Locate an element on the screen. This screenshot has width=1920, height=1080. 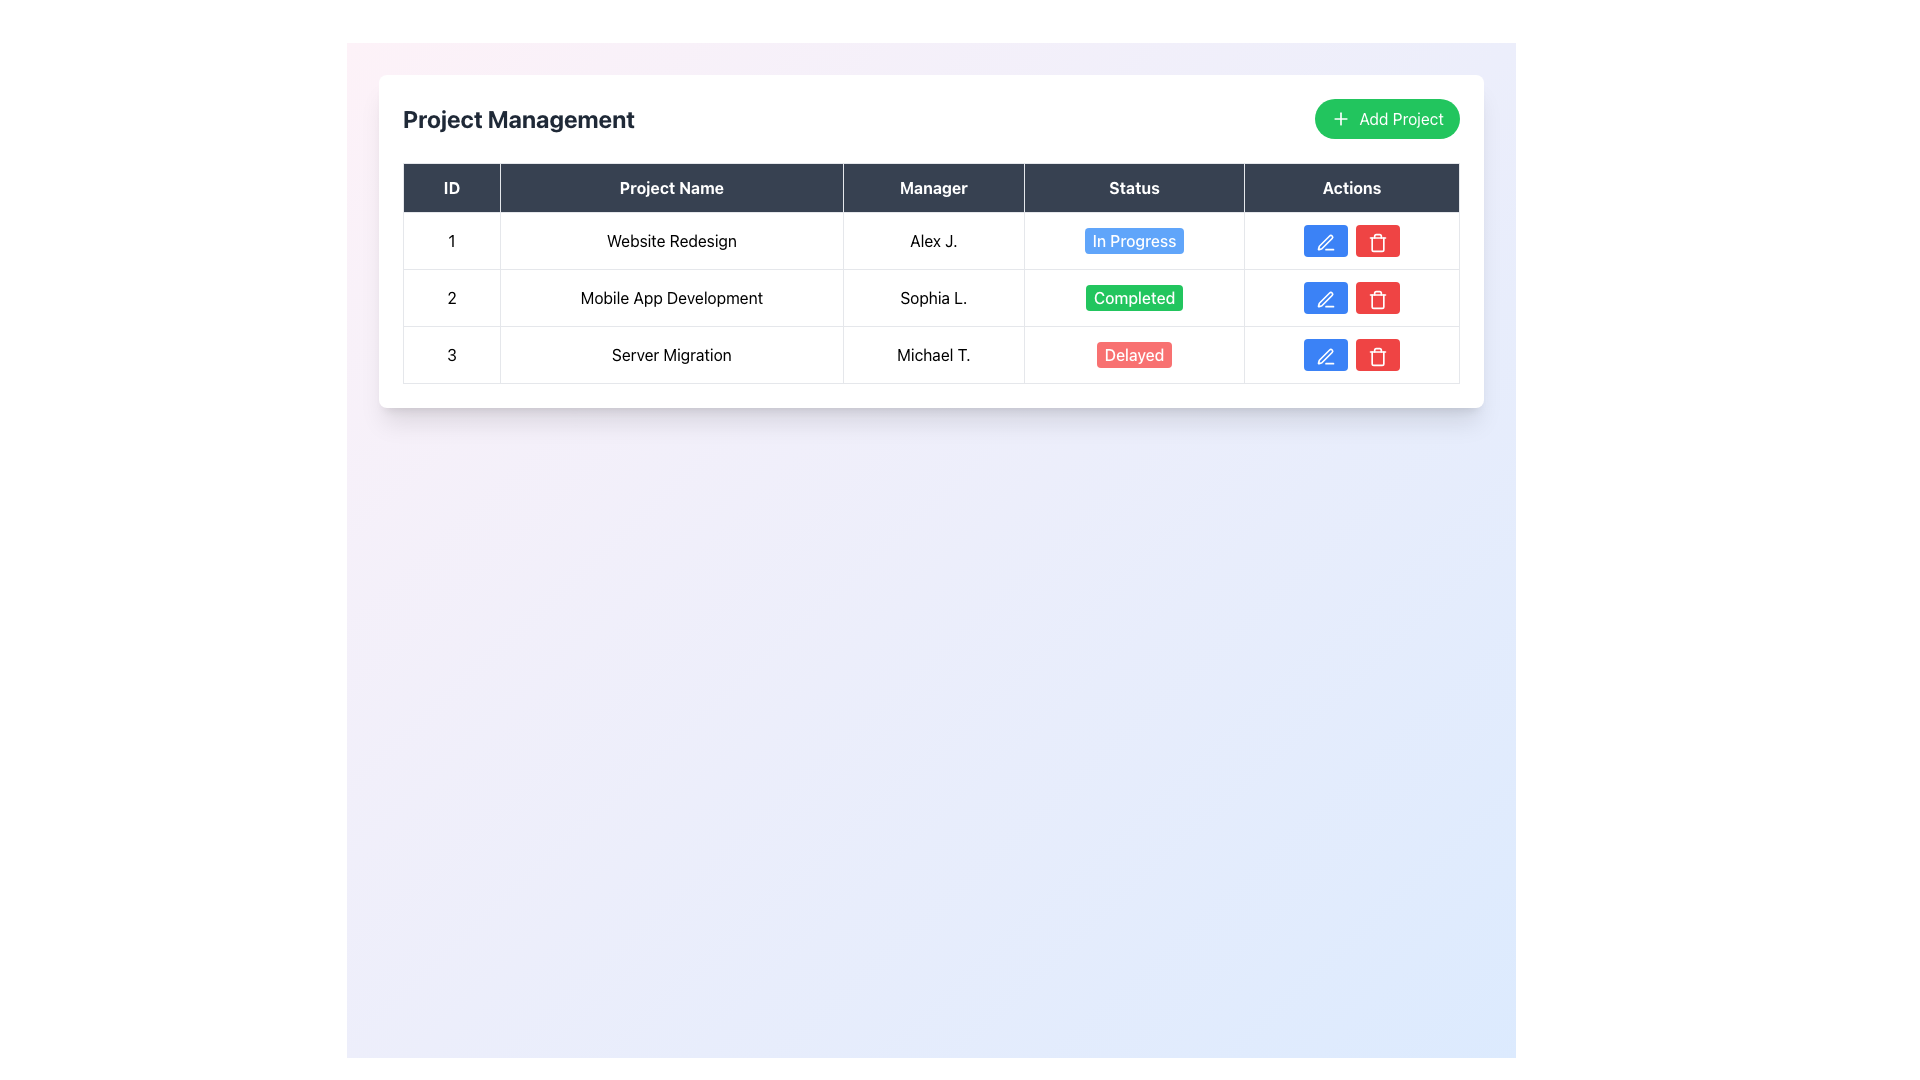
the 'Delayed' status button in the 'Status' column of the third row for the 'Server Migration' project managed by 'Michael T.' is located at coordinates (1134, 353).